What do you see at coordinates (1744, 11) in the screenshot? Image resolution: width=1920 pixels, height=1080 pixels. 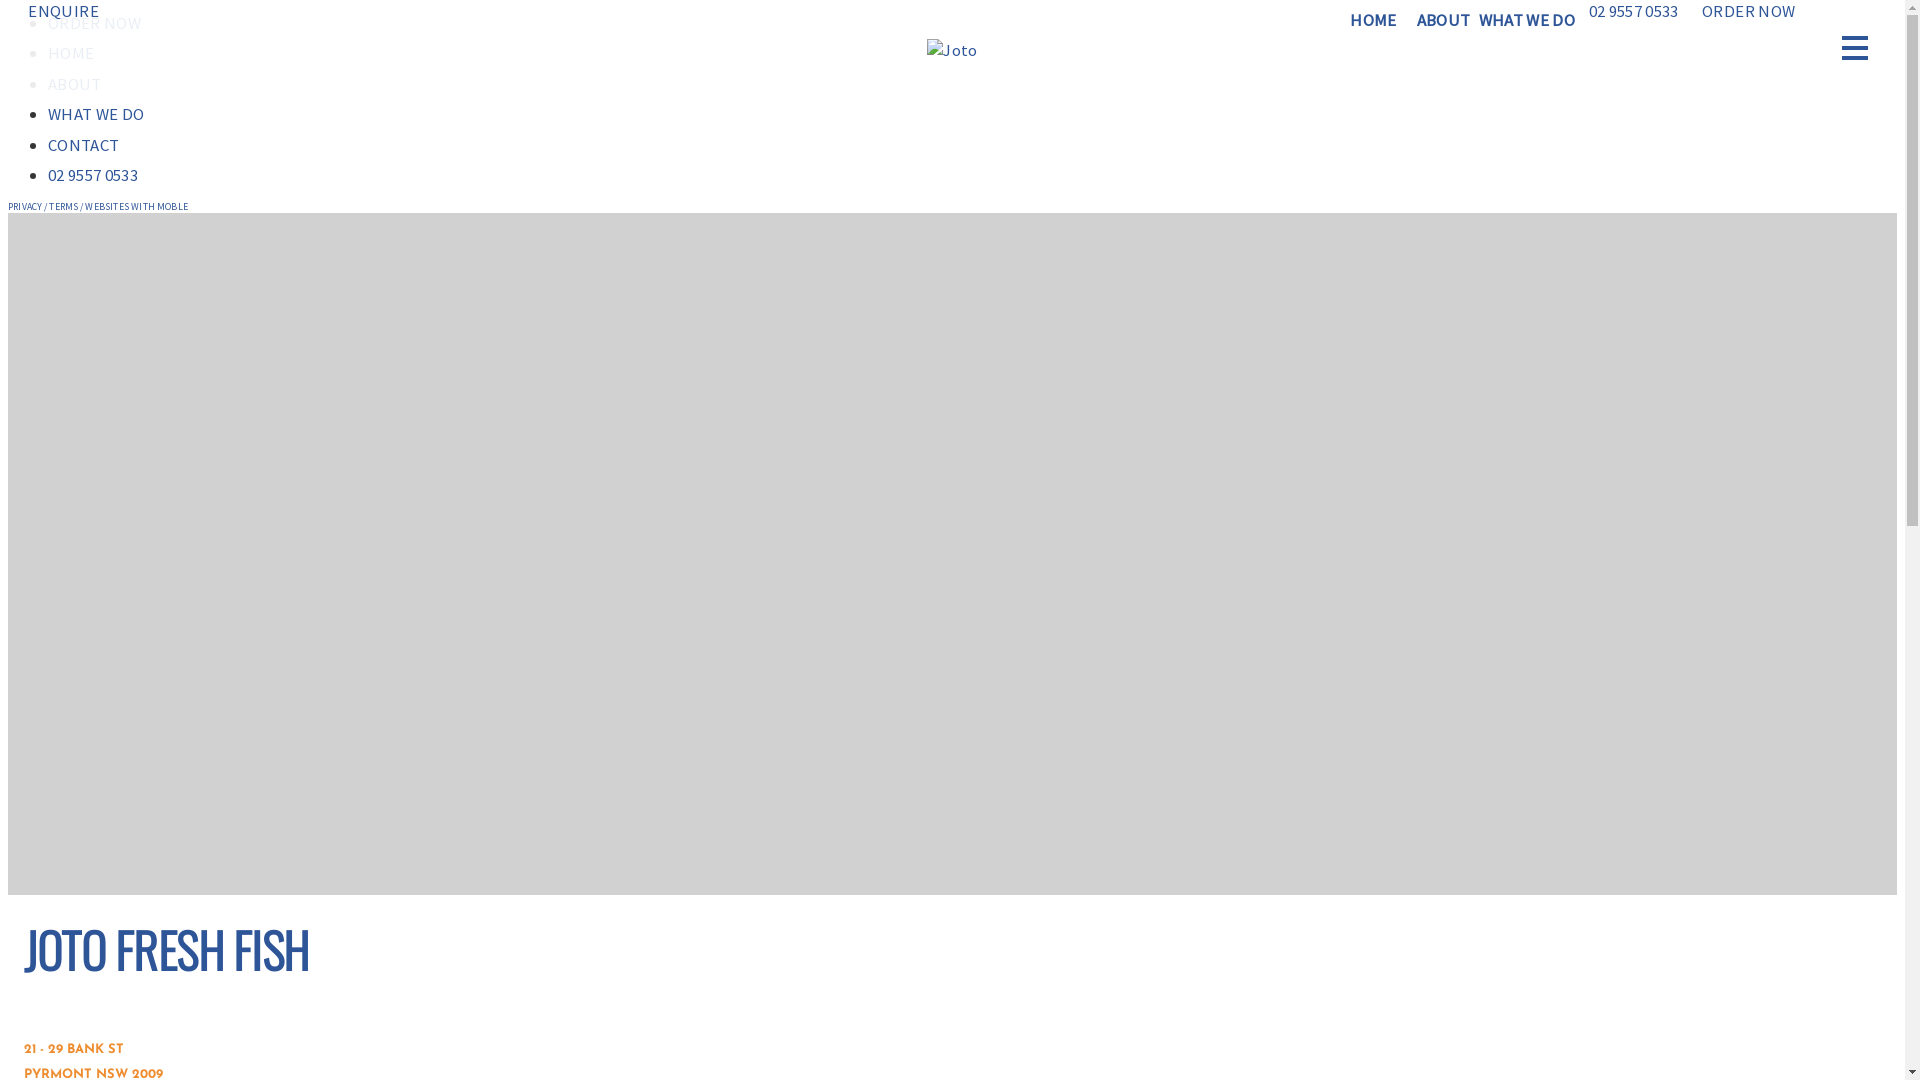 I see `'ORDER NOW'` at bounding box center [1744, 11].